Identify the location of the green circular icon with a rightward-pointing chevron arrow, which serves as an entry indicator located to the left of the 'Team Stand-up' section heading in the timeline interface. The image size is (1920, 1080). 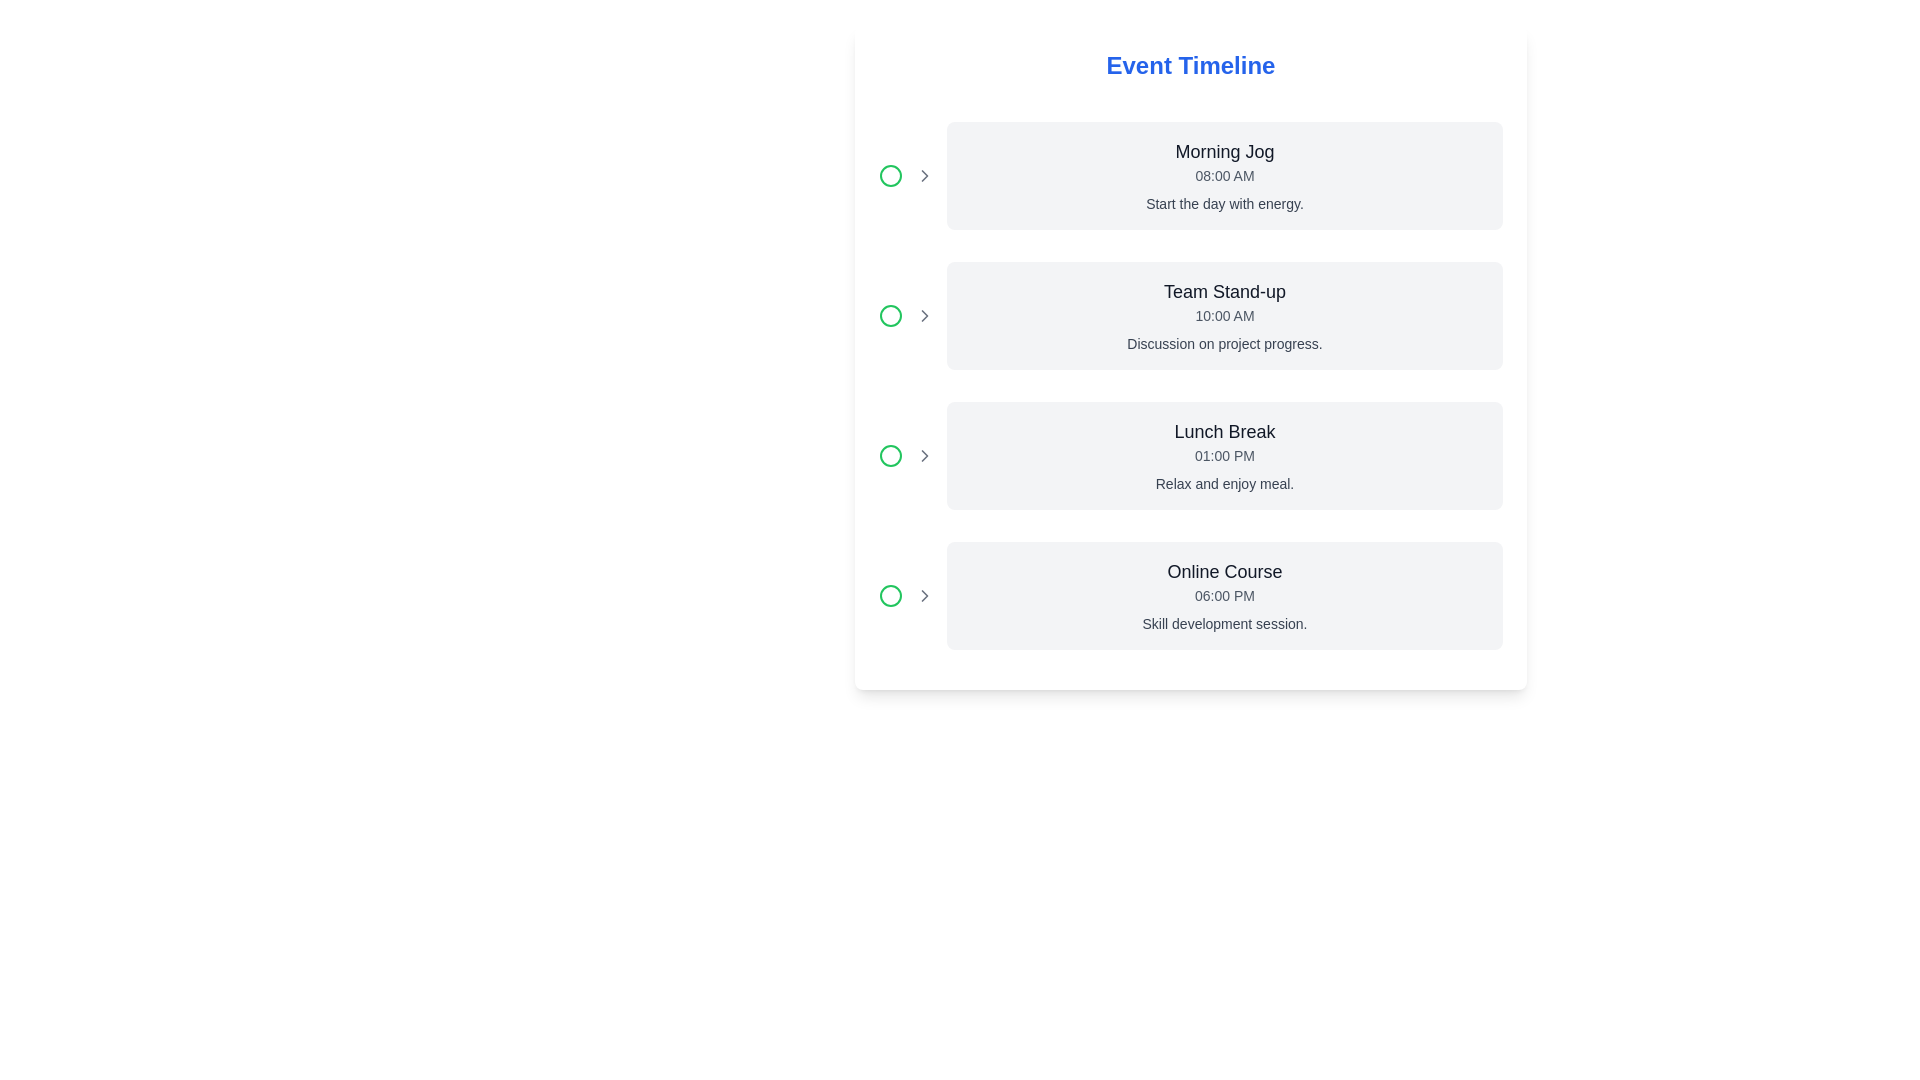
(911, 315).